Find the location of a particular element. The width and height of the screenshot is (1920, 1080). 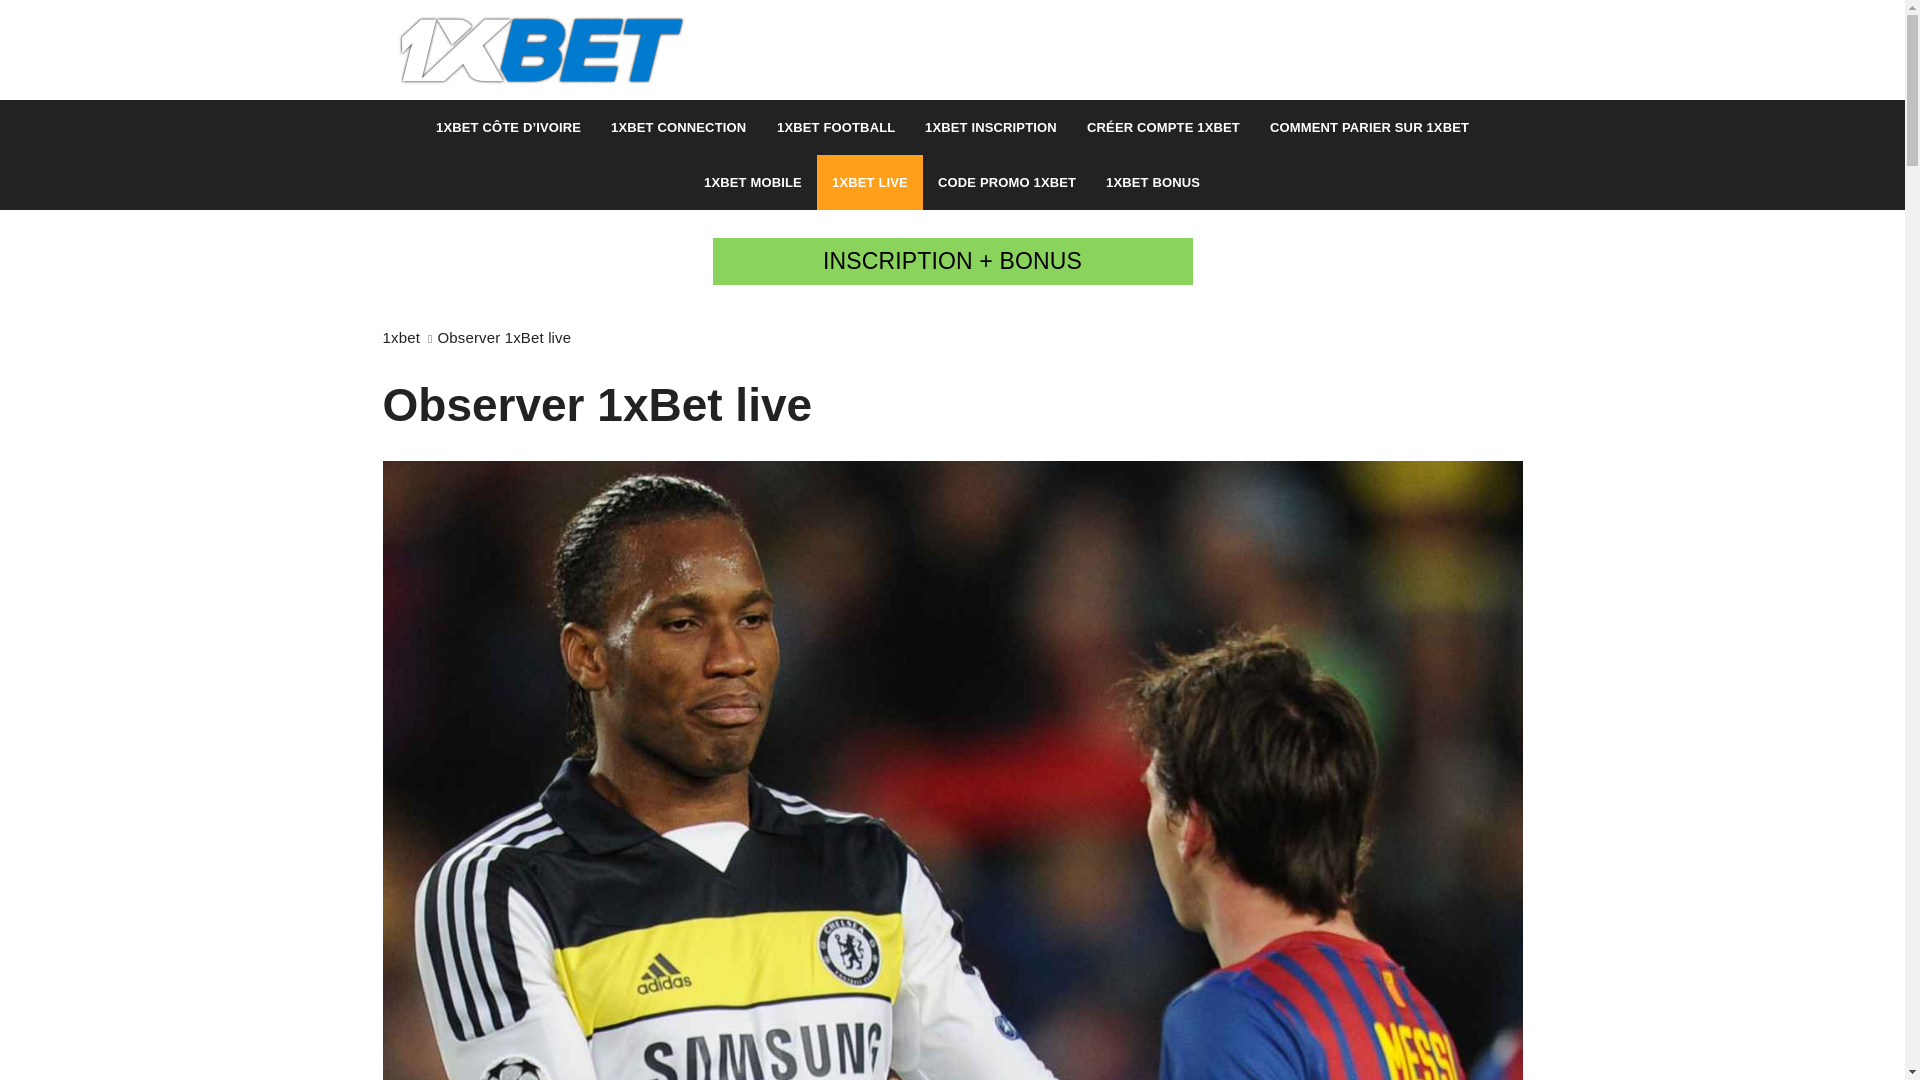

'1xbet' is located at coordinates (382, 336).